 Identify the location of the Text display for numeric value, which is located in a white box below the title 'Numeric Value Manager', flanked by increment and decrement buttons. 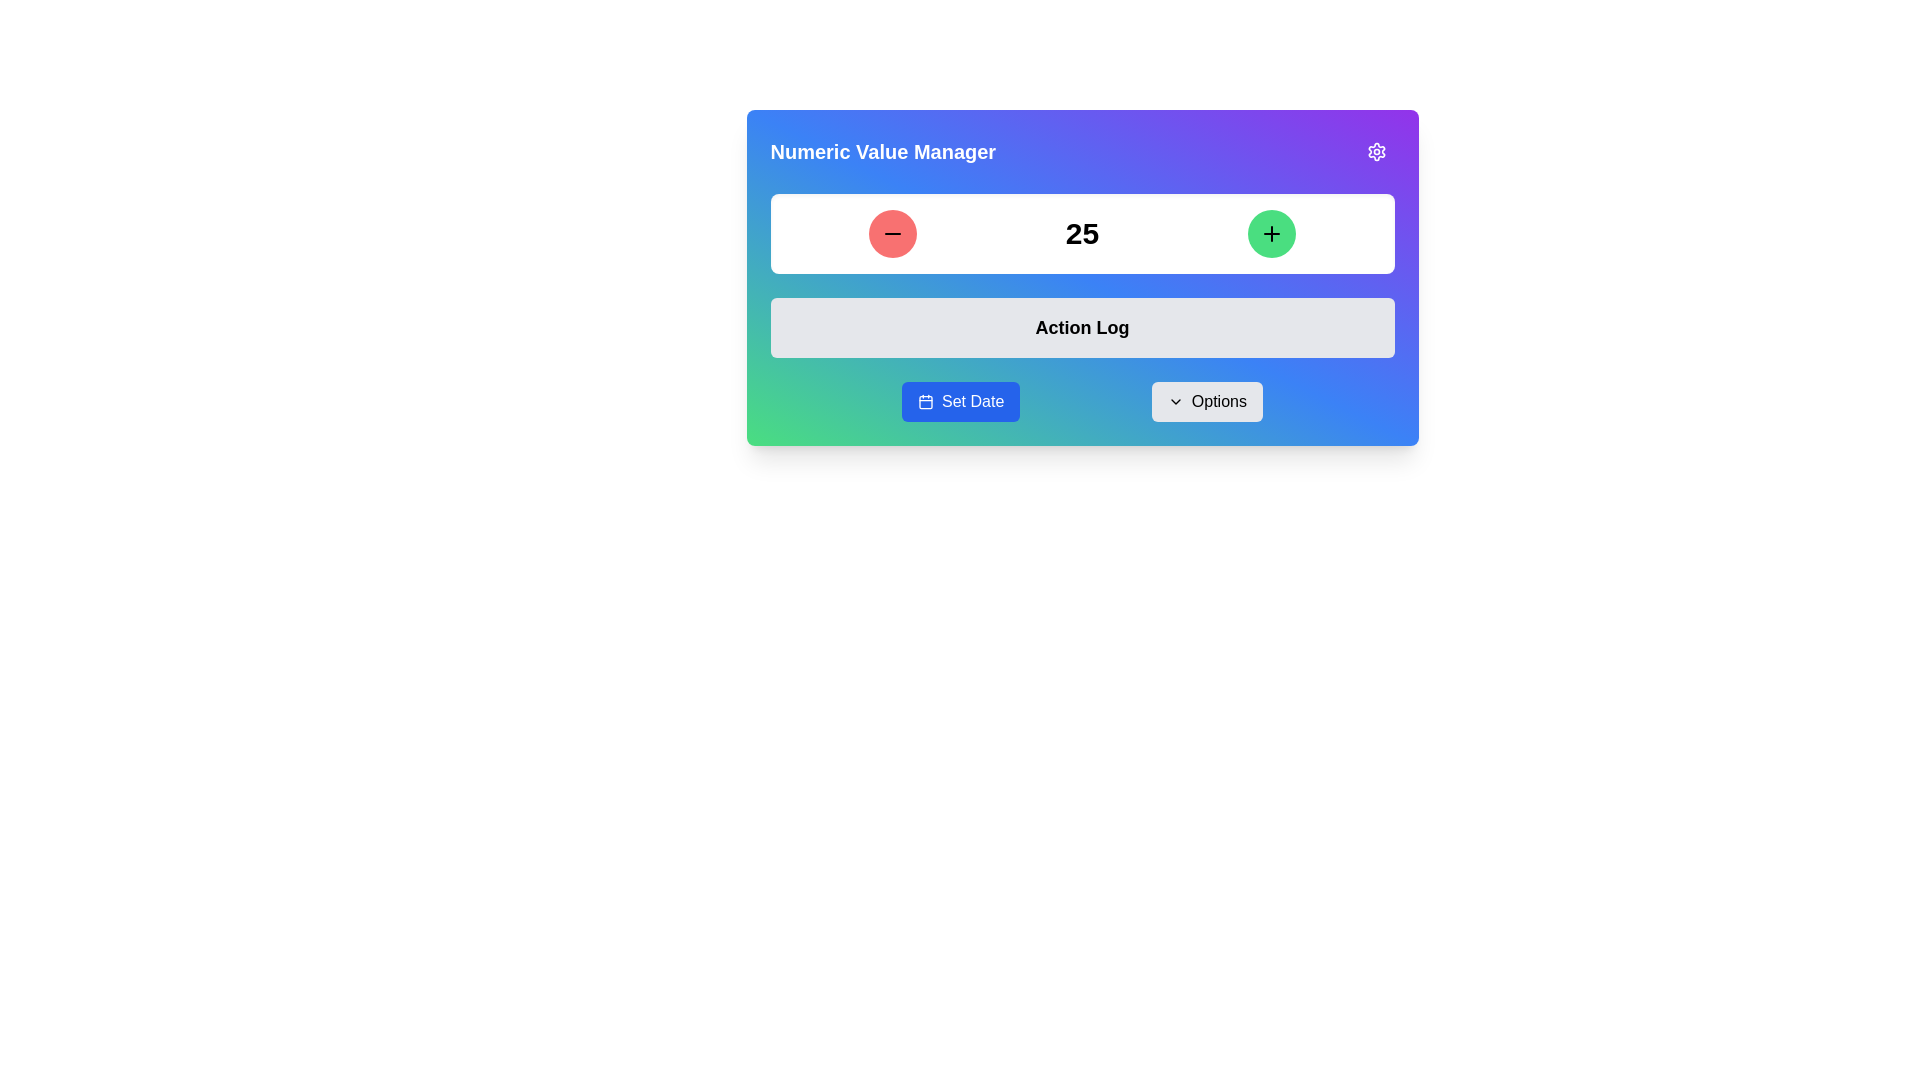
(1081, 233).